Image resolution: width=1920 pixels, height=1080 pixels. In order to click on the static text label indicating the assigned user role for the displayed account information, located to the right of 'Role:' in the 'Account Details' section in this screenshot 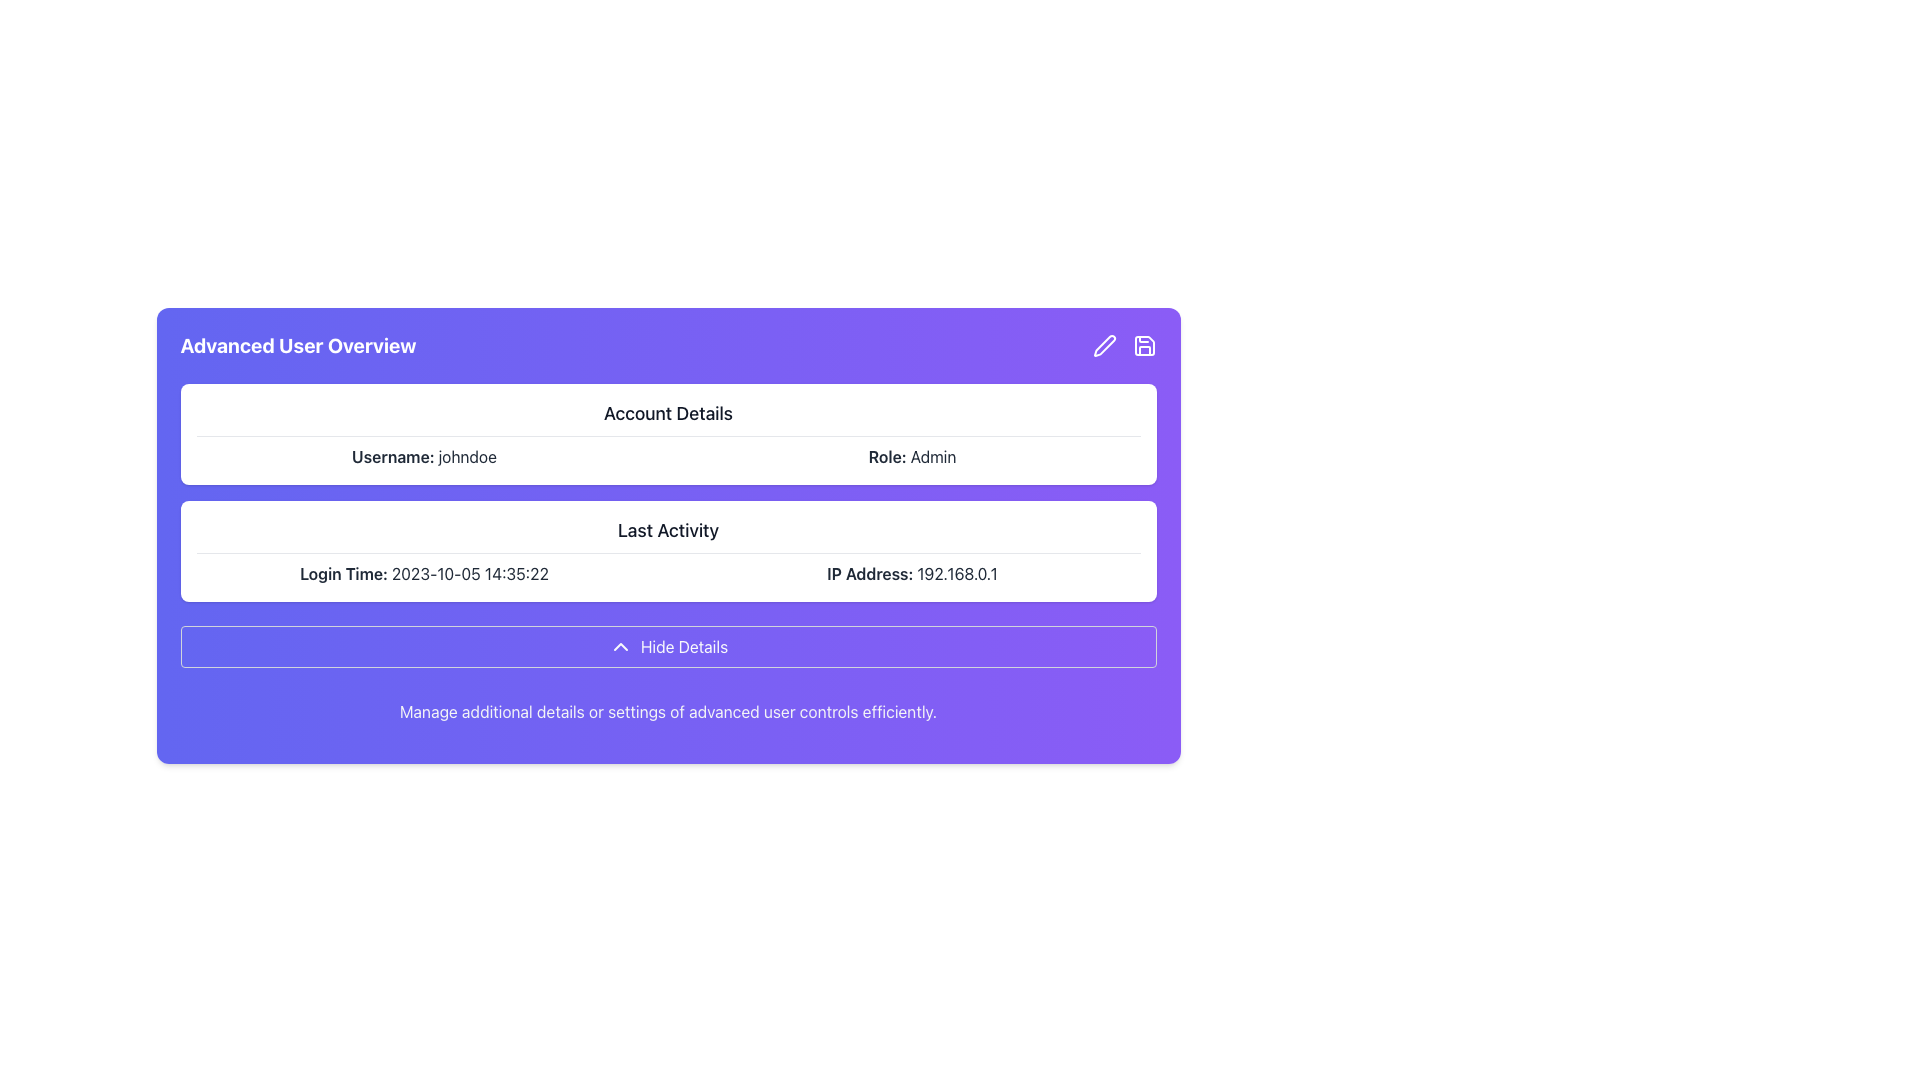, I will do `click(932, 456)`.